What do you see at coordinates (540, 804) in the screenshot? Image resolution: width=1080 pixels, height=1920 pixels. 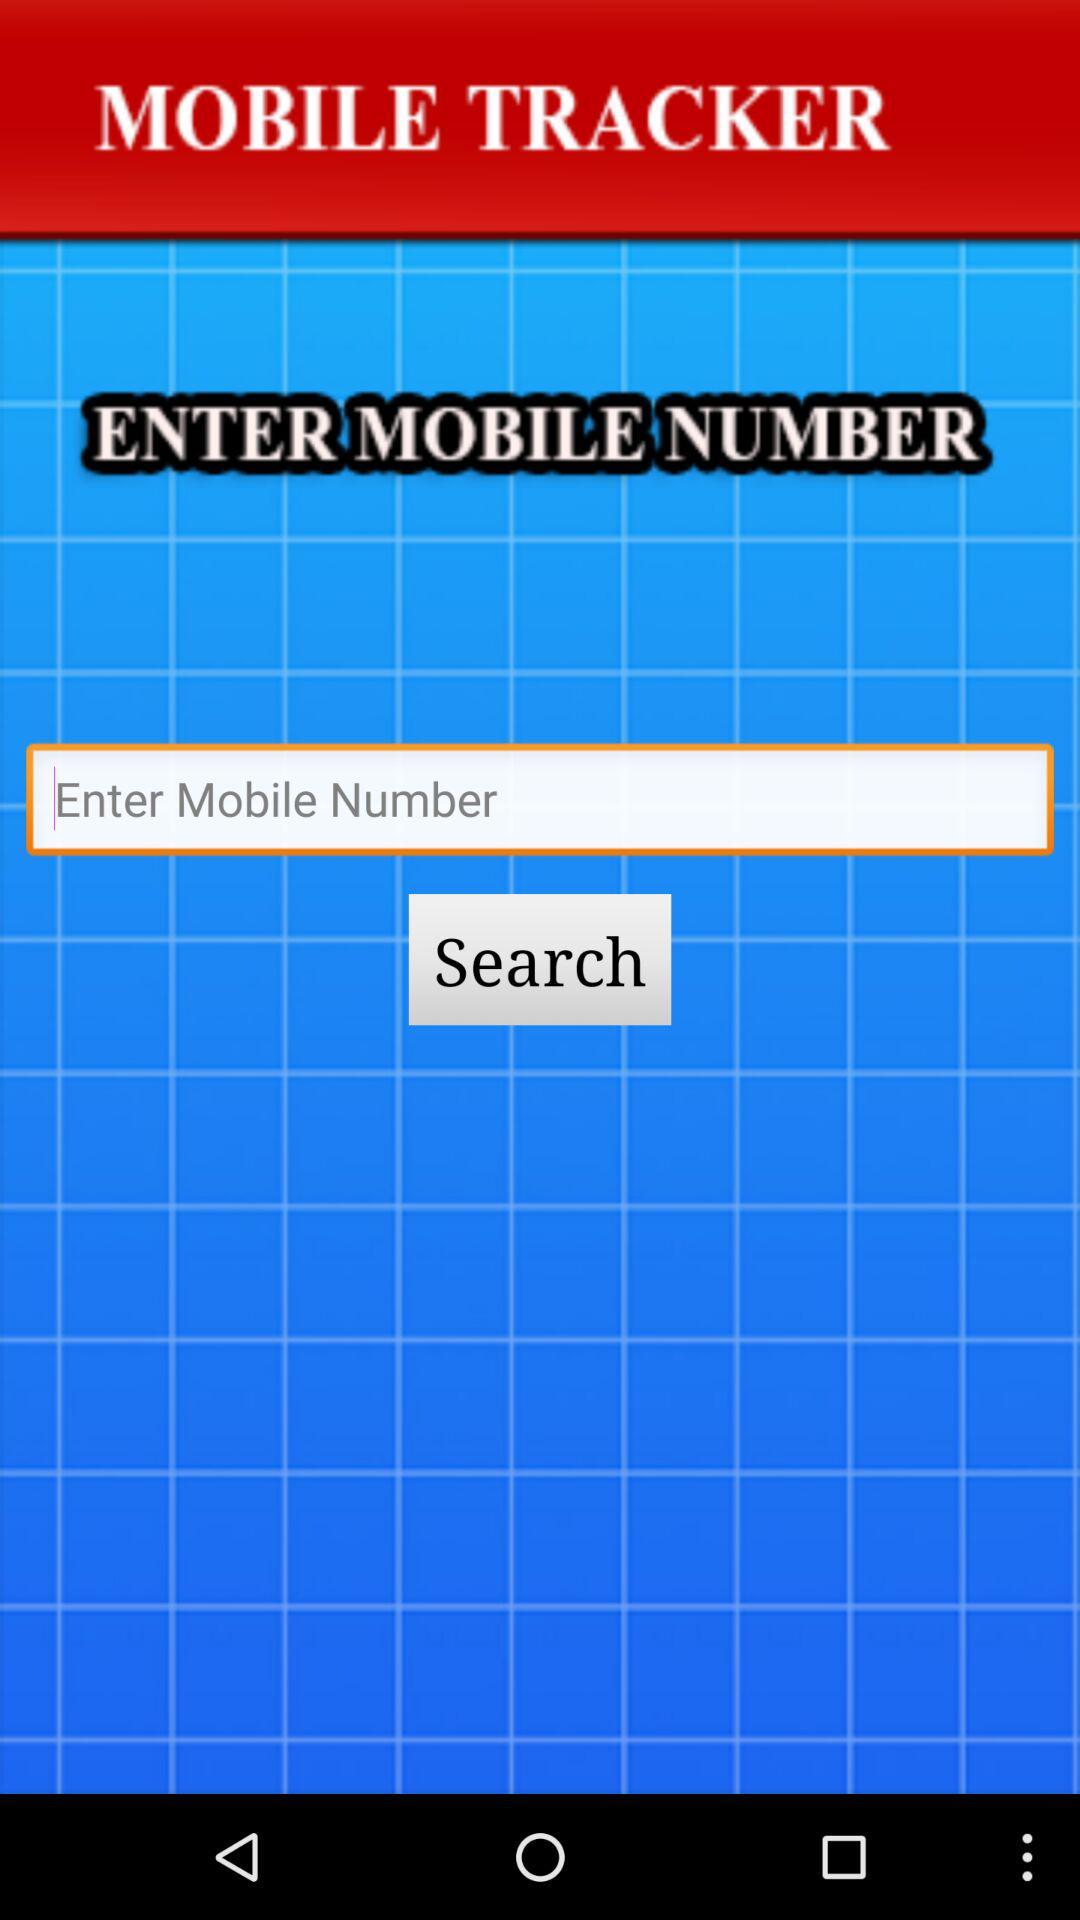 I see `trackering to be mobile is given` at bounding box center [540, 804].